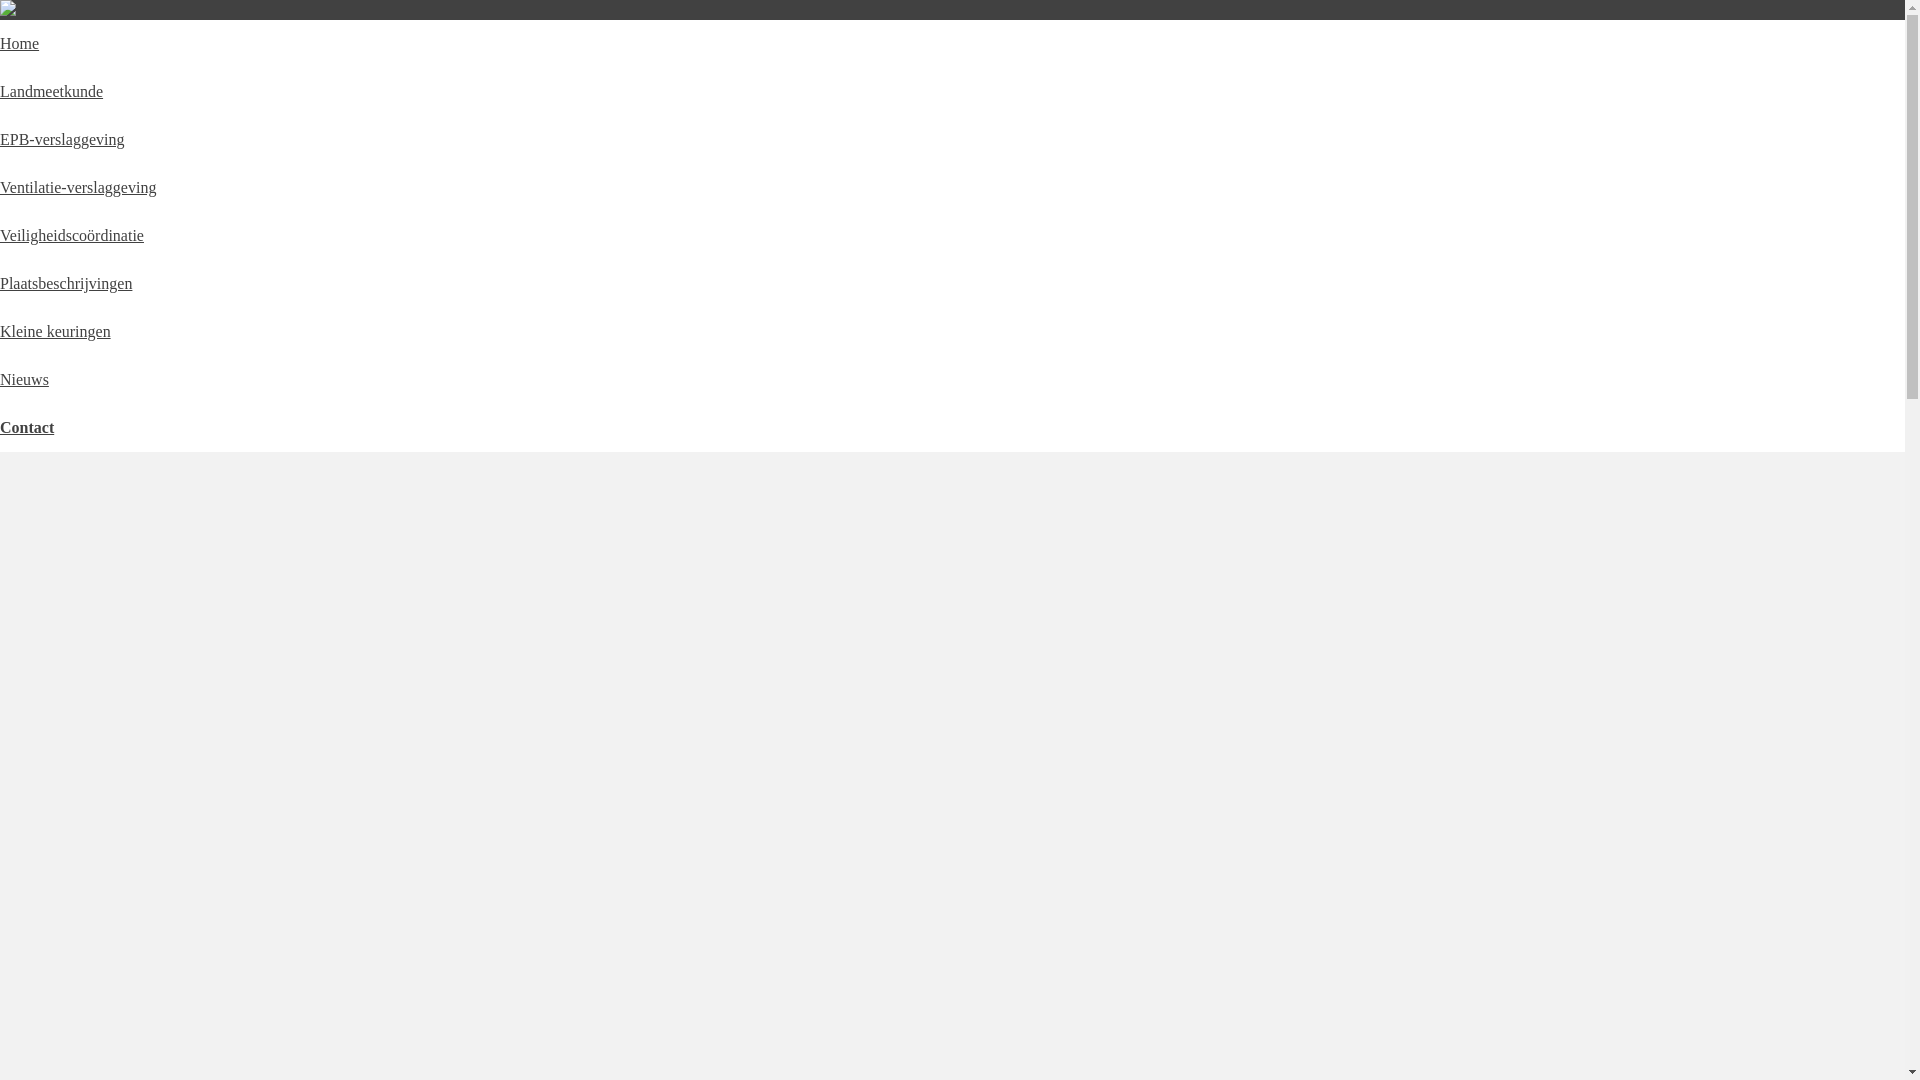 The width and height of the screenshot is (1920, 1080). I want to click on 'Contact', so click(27, 426).